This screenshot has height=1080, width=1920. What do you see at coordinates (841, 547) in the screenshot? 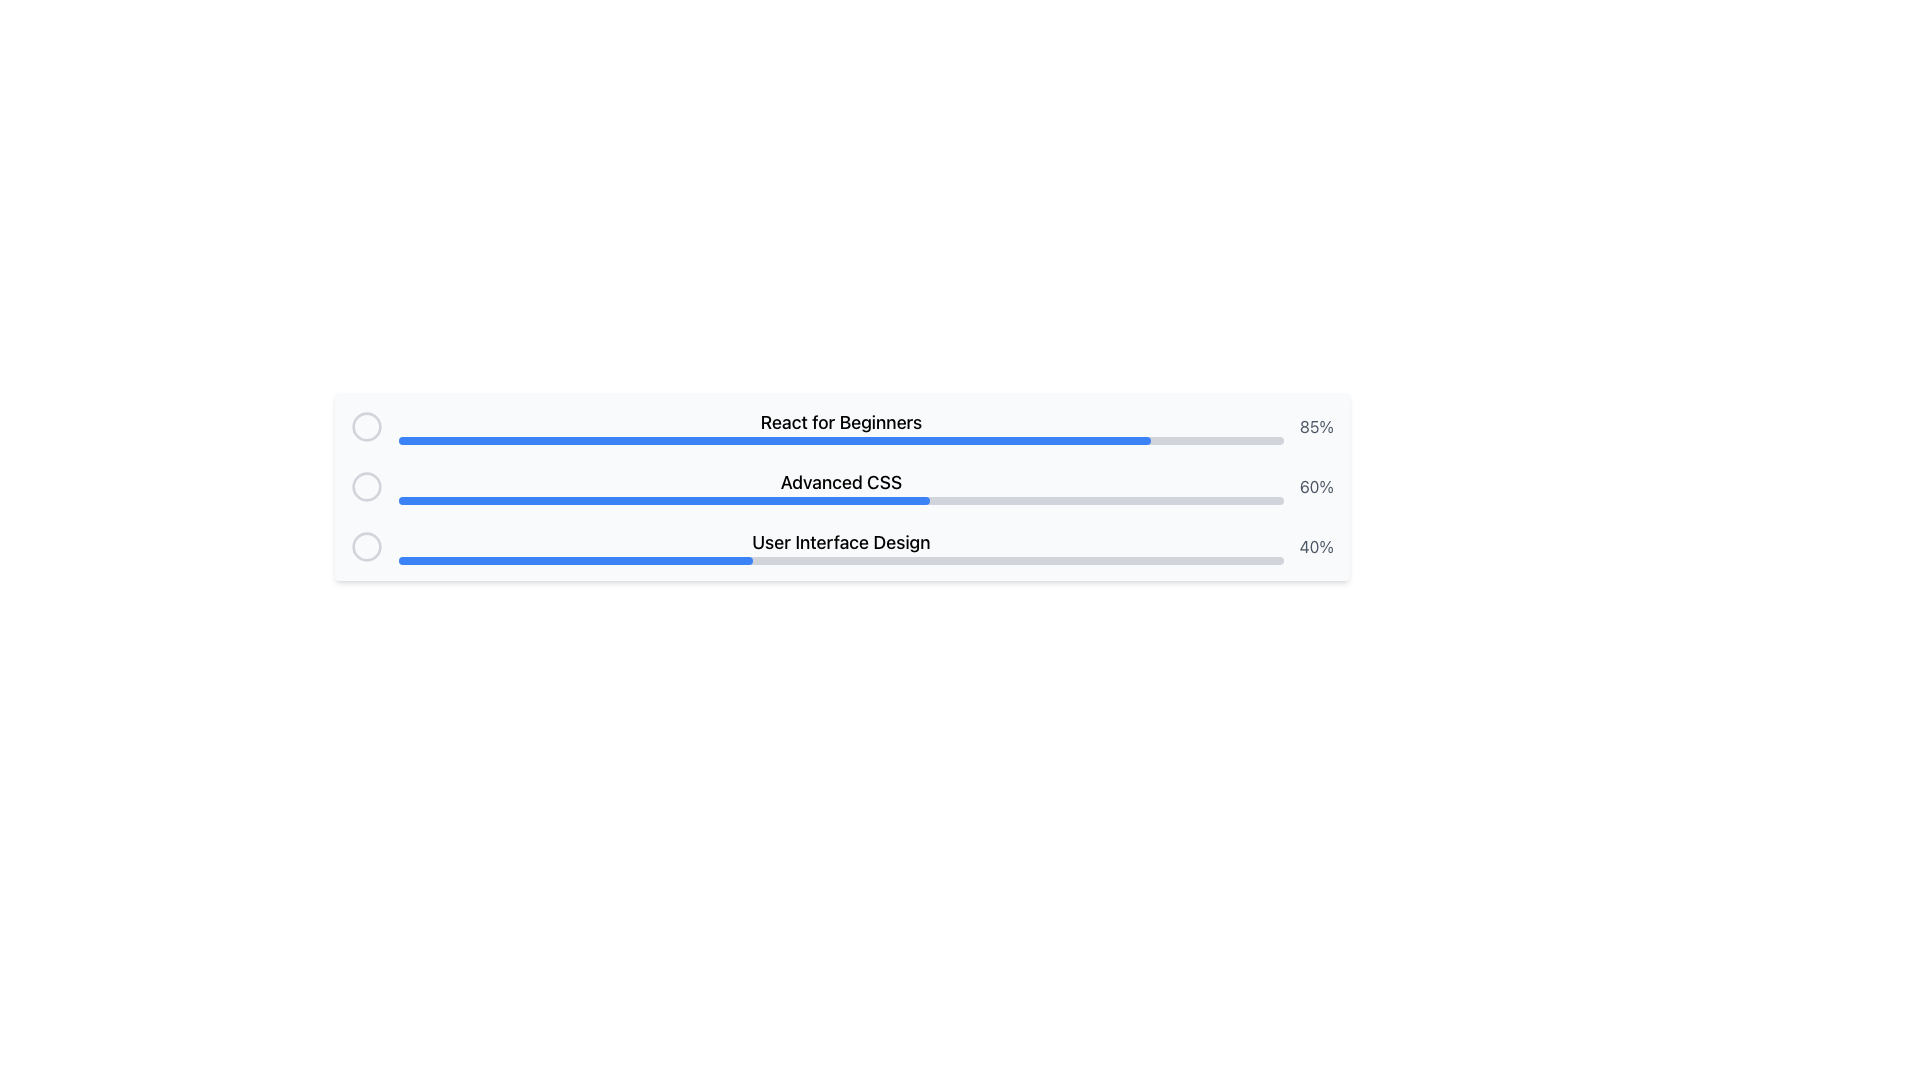
I see `the Labeled Progress Indicator for the 'User Interface Design' course, which visually shows progress and is the third item in a vertical list` at bounding box center [841, 547].